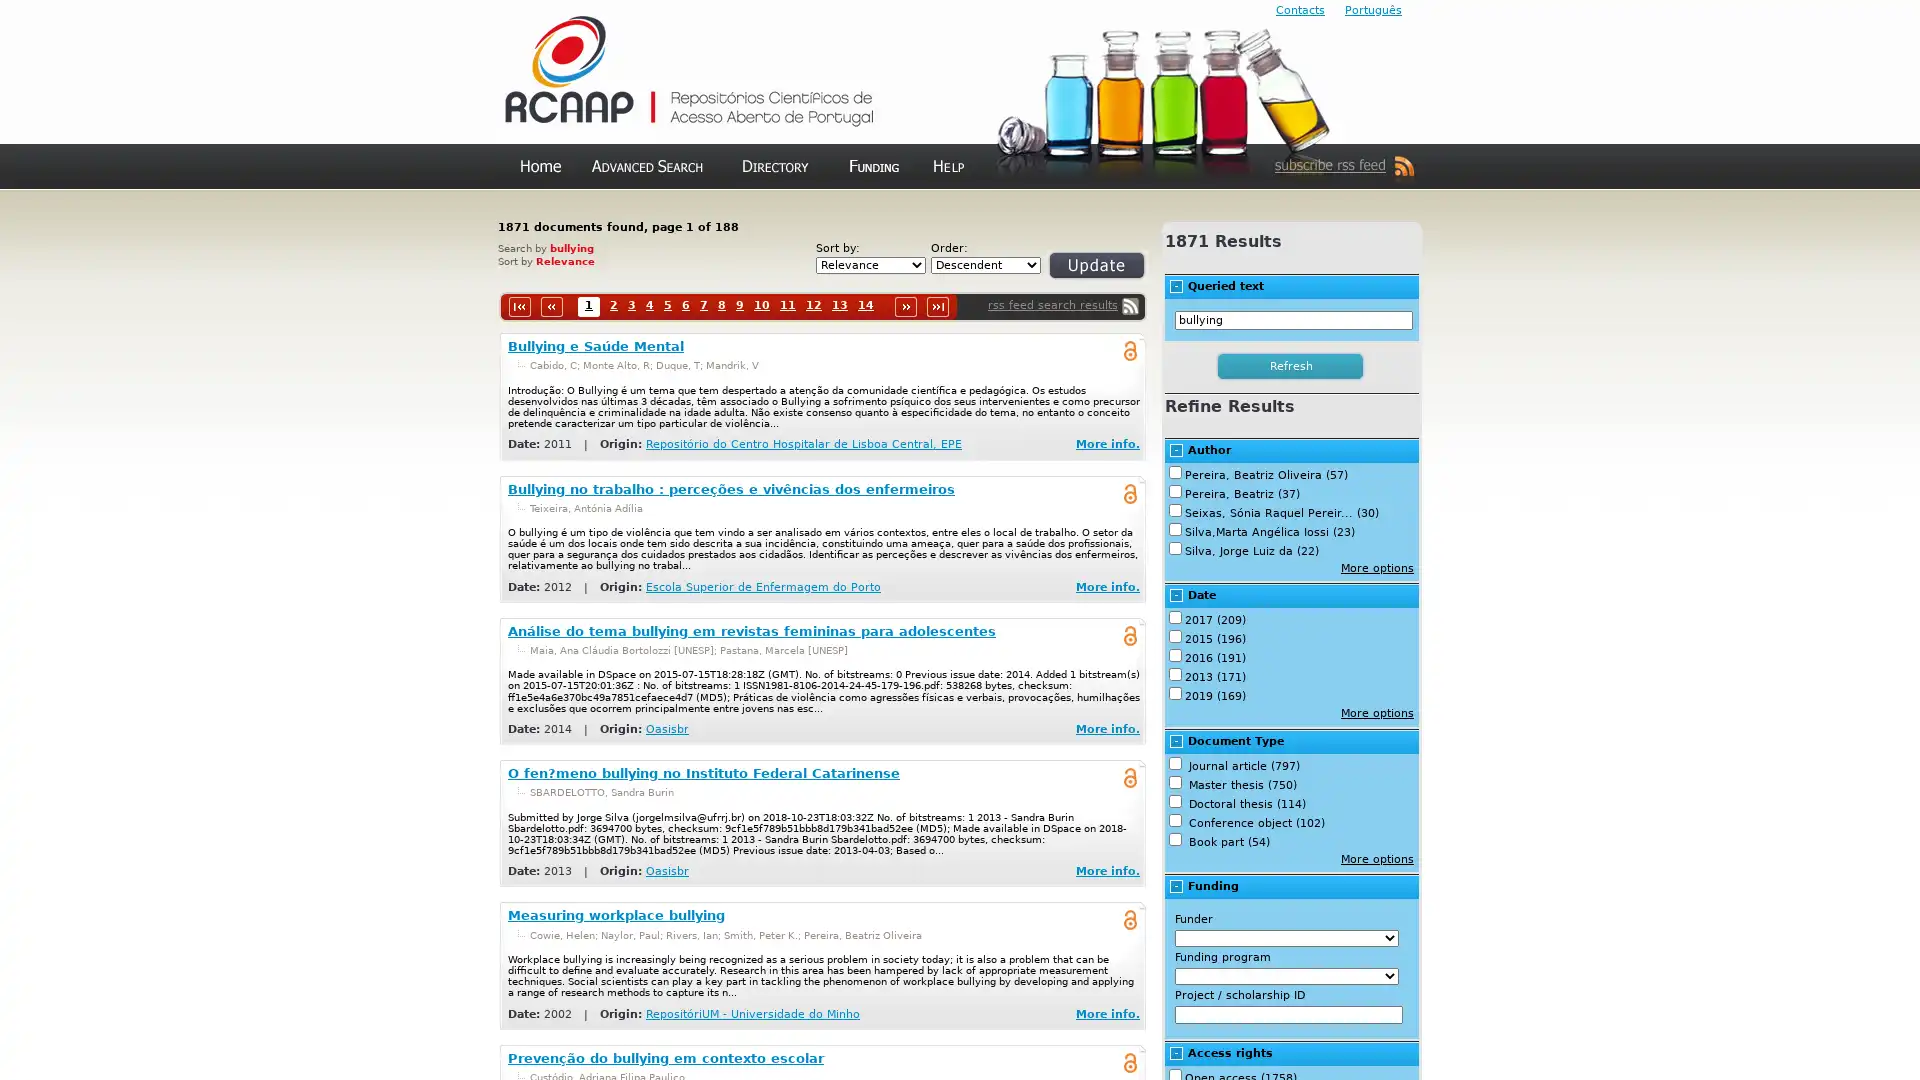 This screenshot has height=1080, width=1920. What do you see at coordinates (1072, 273) in the screenshot?
I see `Refresh` at bounding box center [1072, 273].